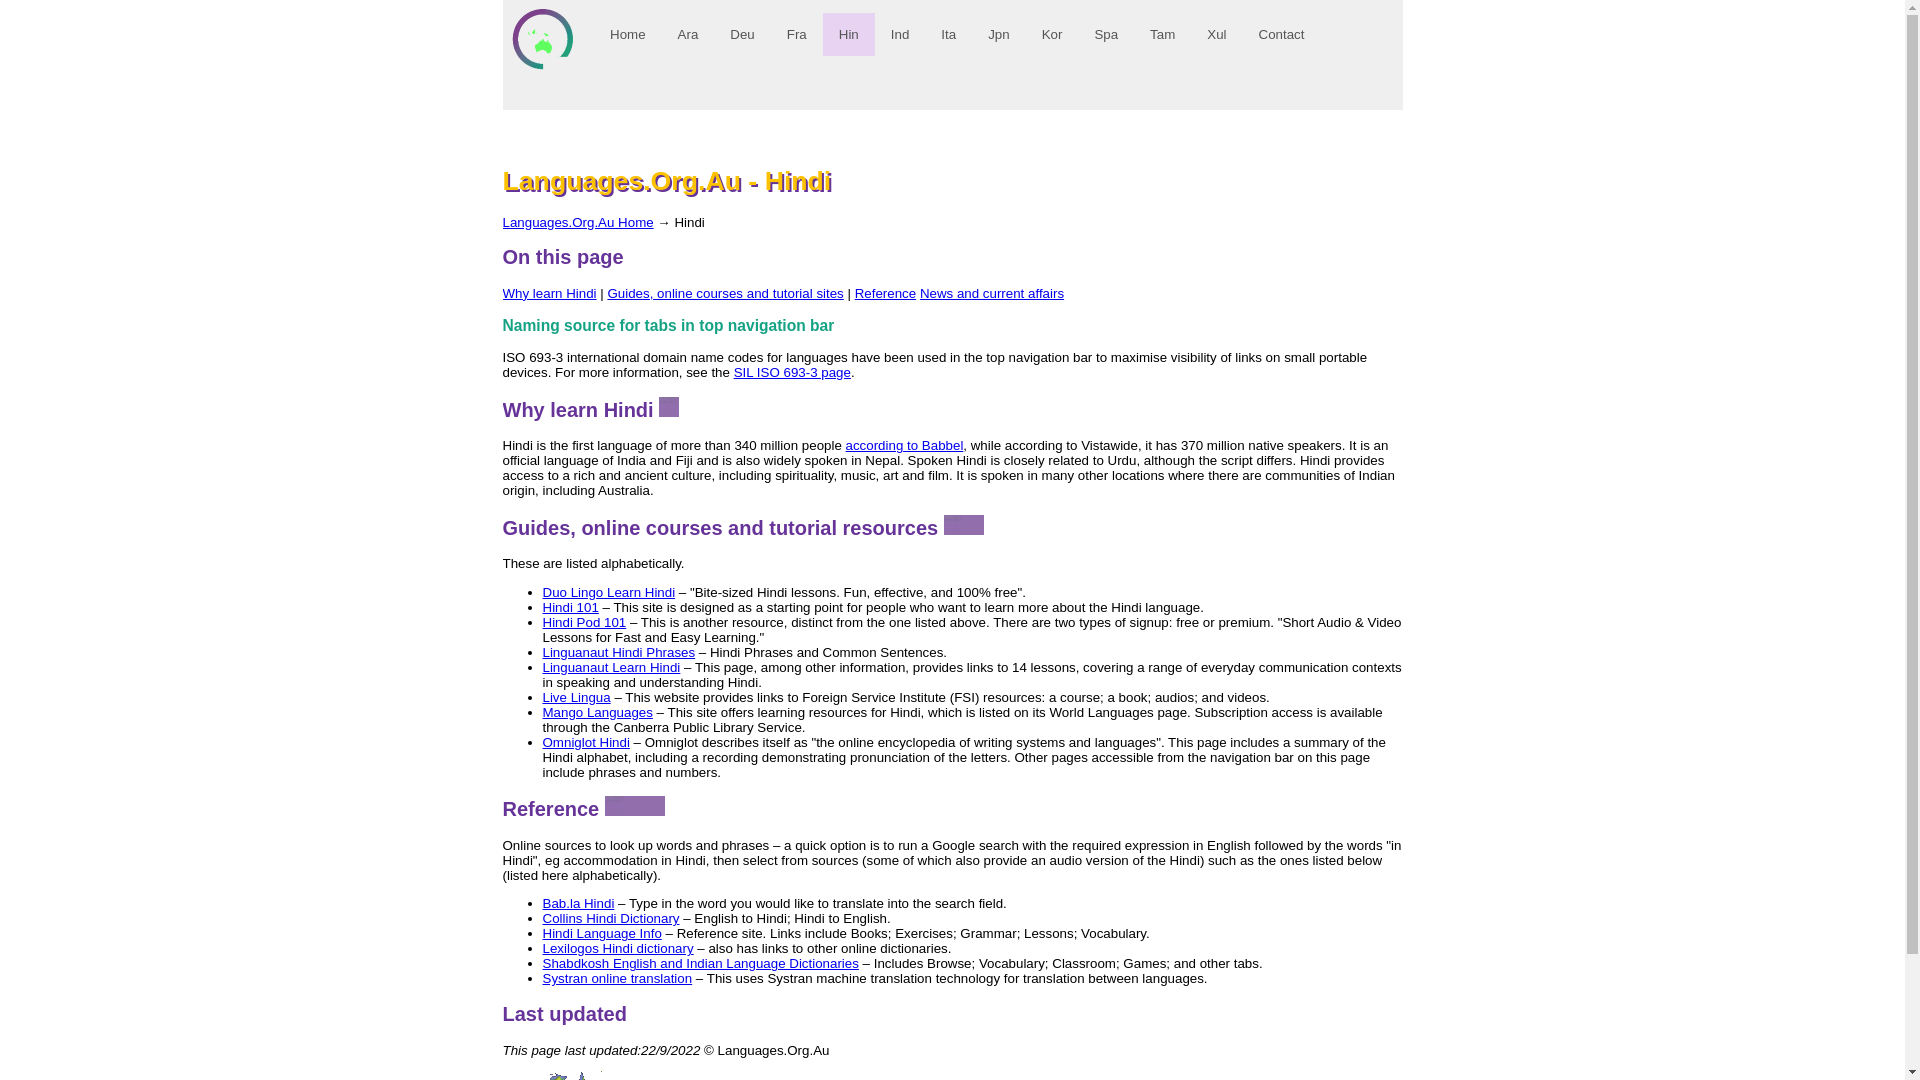 This screenshot has height=1080, width=1920. What do you see at coordinates (848, 34) in the screenshot?
I see `'Hin'` at bounding box center [848, 34].